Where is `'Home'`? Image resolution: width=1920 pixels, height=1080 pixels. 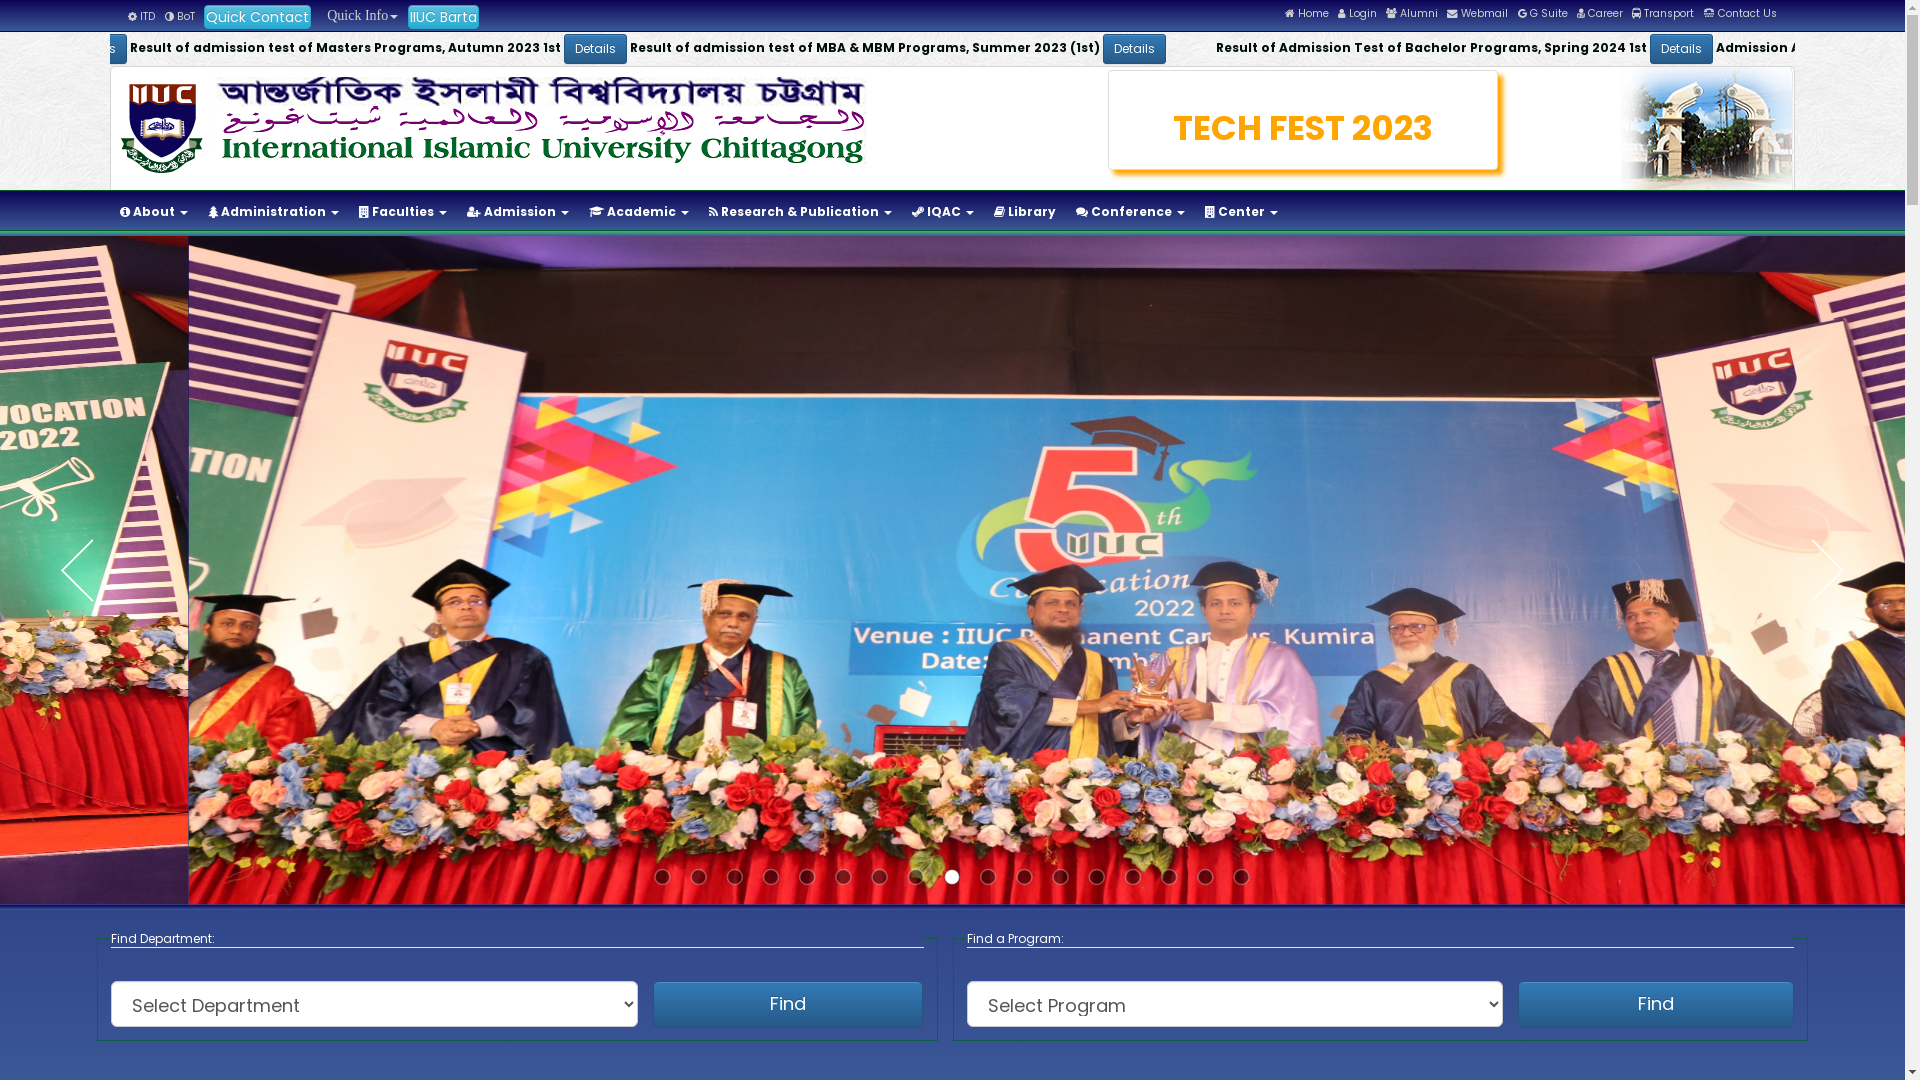
'Home' is located at coordinates (1285, 13).